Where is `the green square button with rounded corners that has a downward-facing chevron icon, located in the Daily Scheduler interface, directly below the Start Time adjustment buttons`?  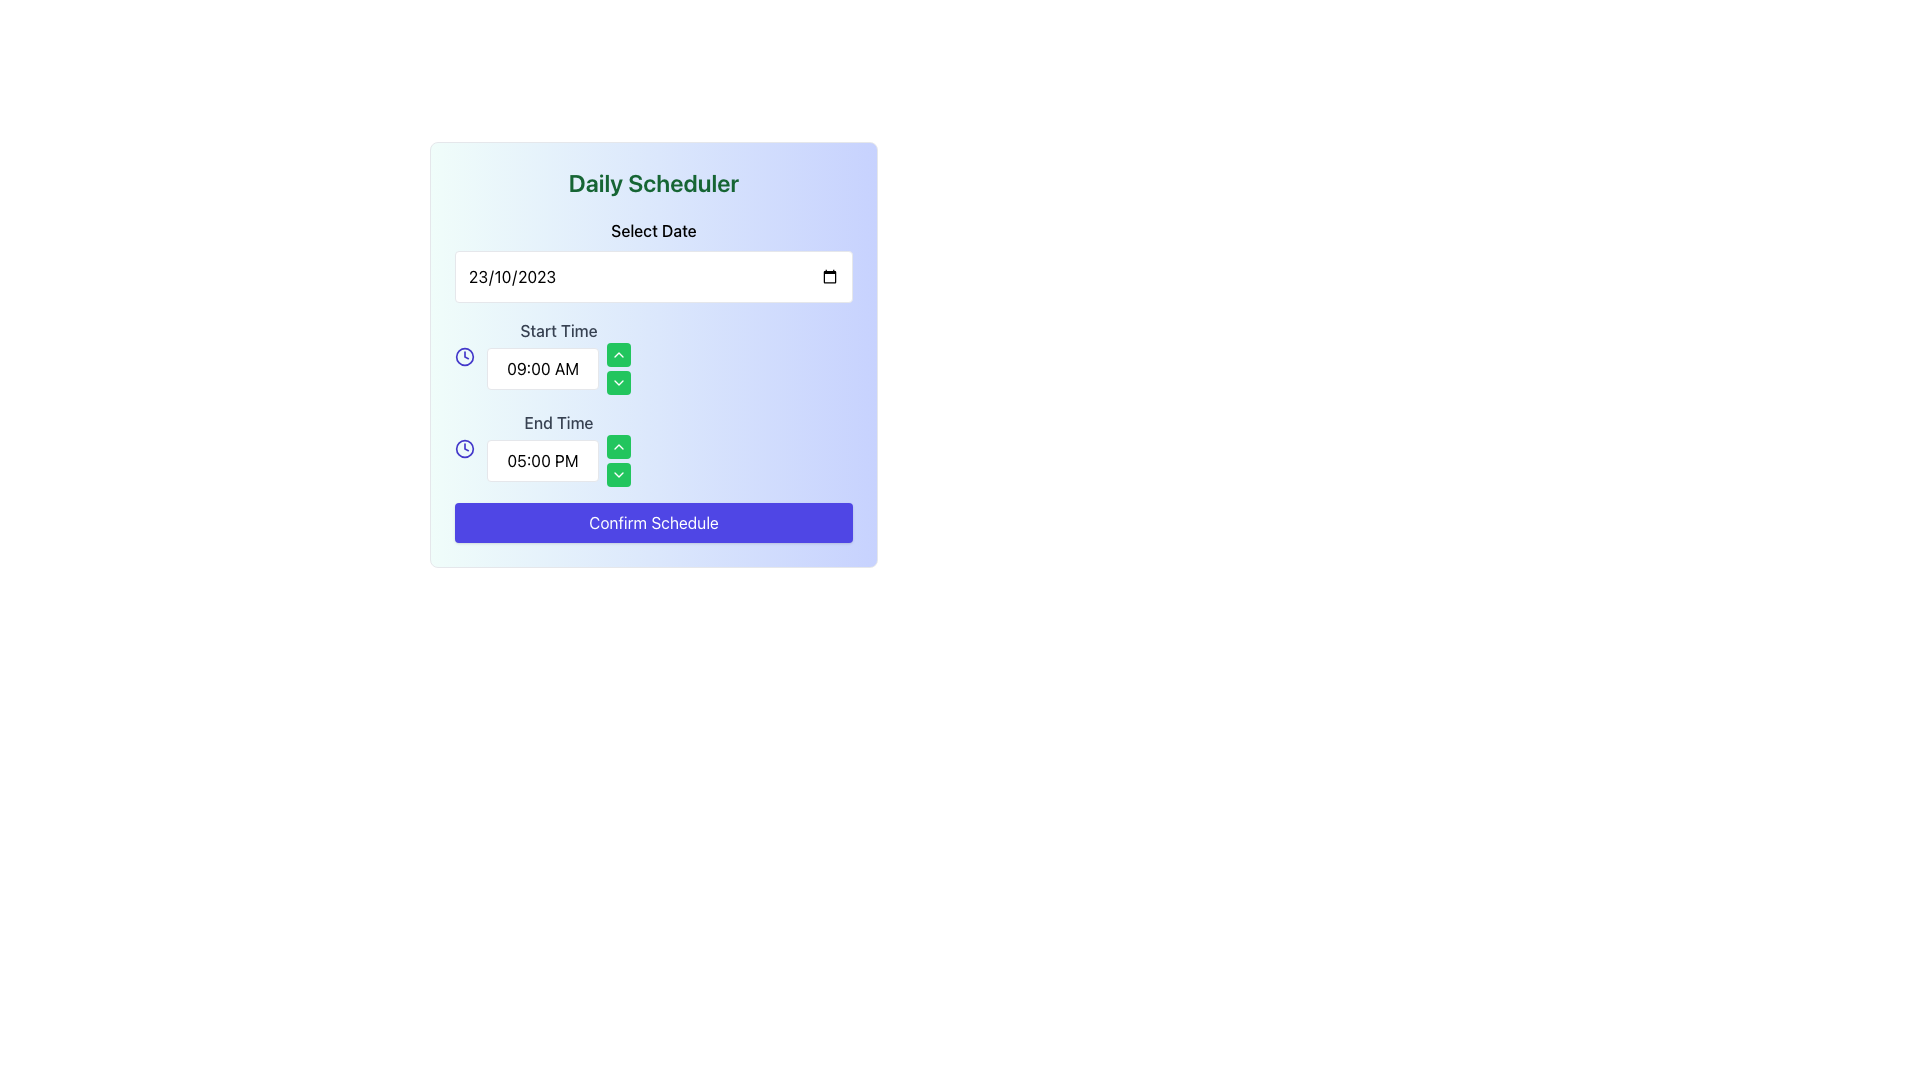
the green square button with rounded corners that has a downward-facing chevron icon, located in the Daily Scheduler interface, directly below the Start Time adjustment buttons is located at coordinates (618, 382).